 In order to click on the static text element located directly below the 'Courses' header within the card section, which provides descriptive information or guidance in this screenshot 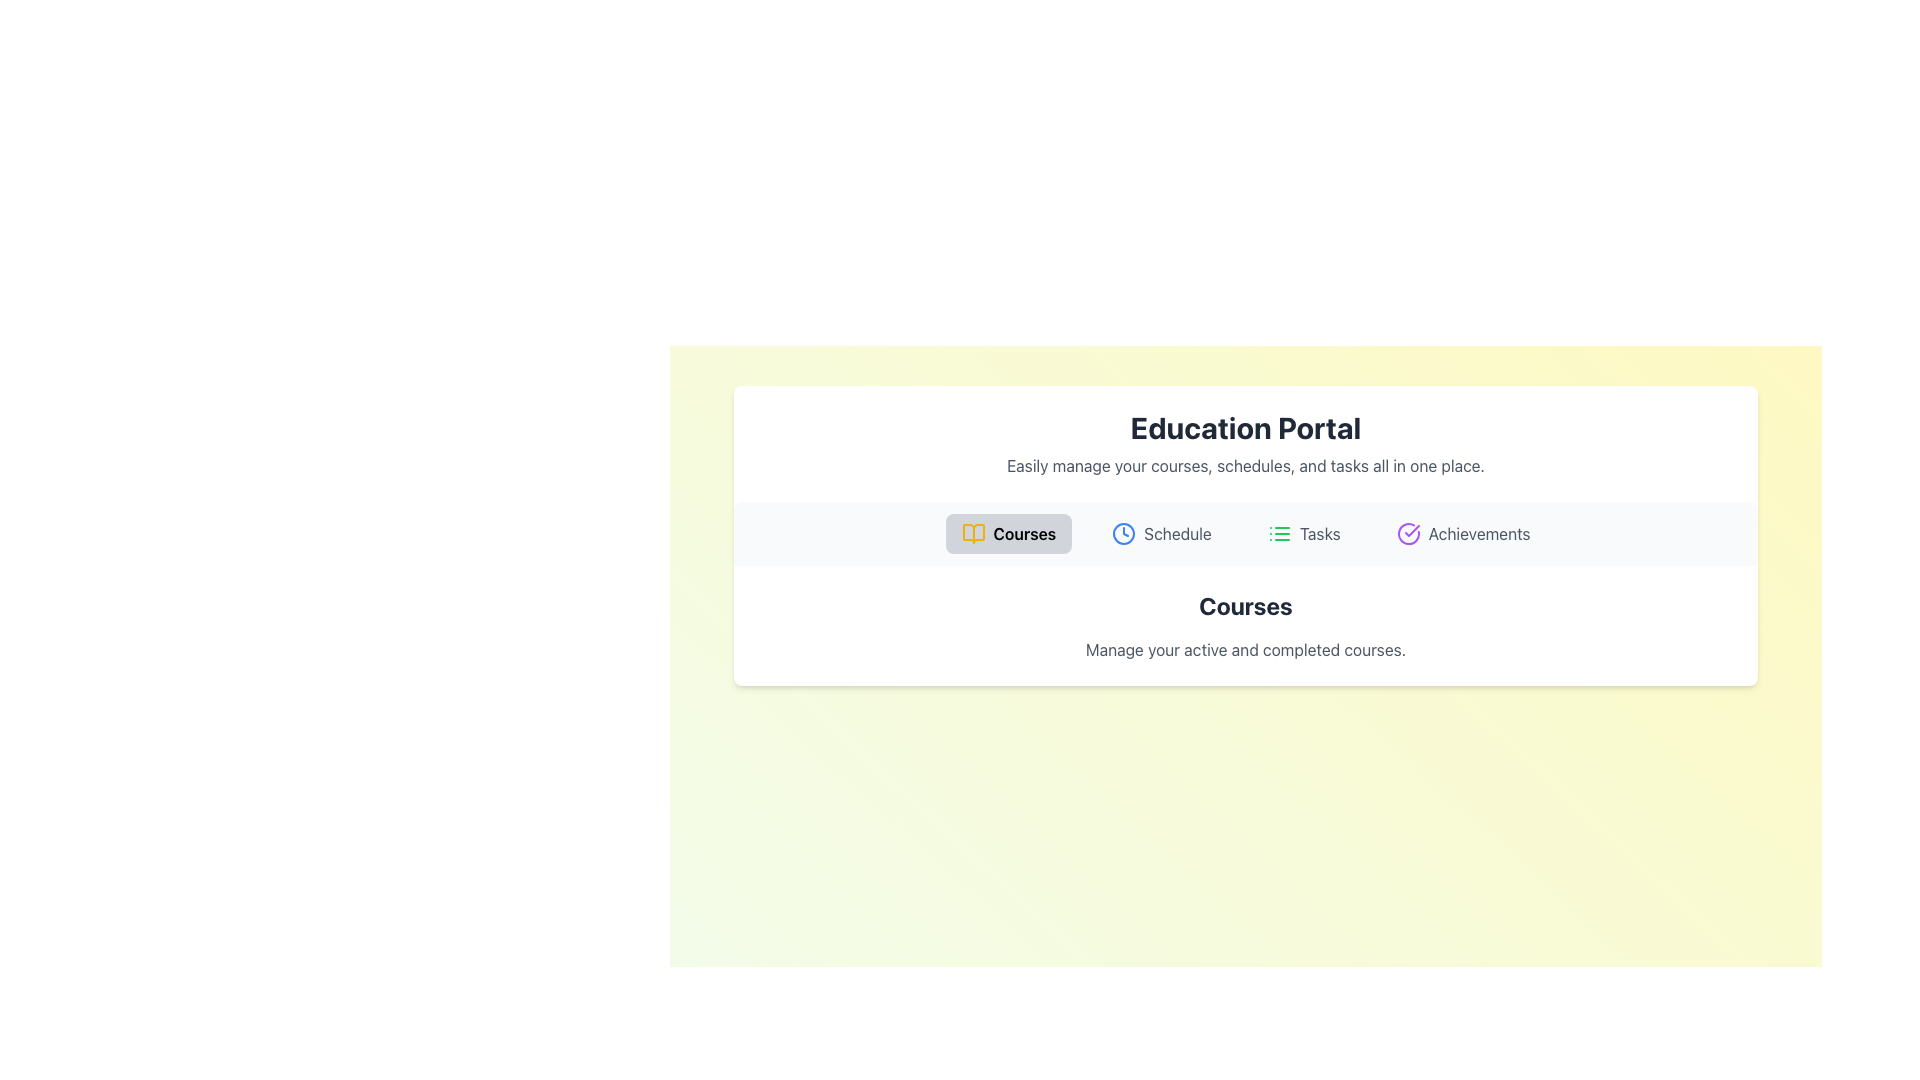, I will do `click(1245, 650)`.